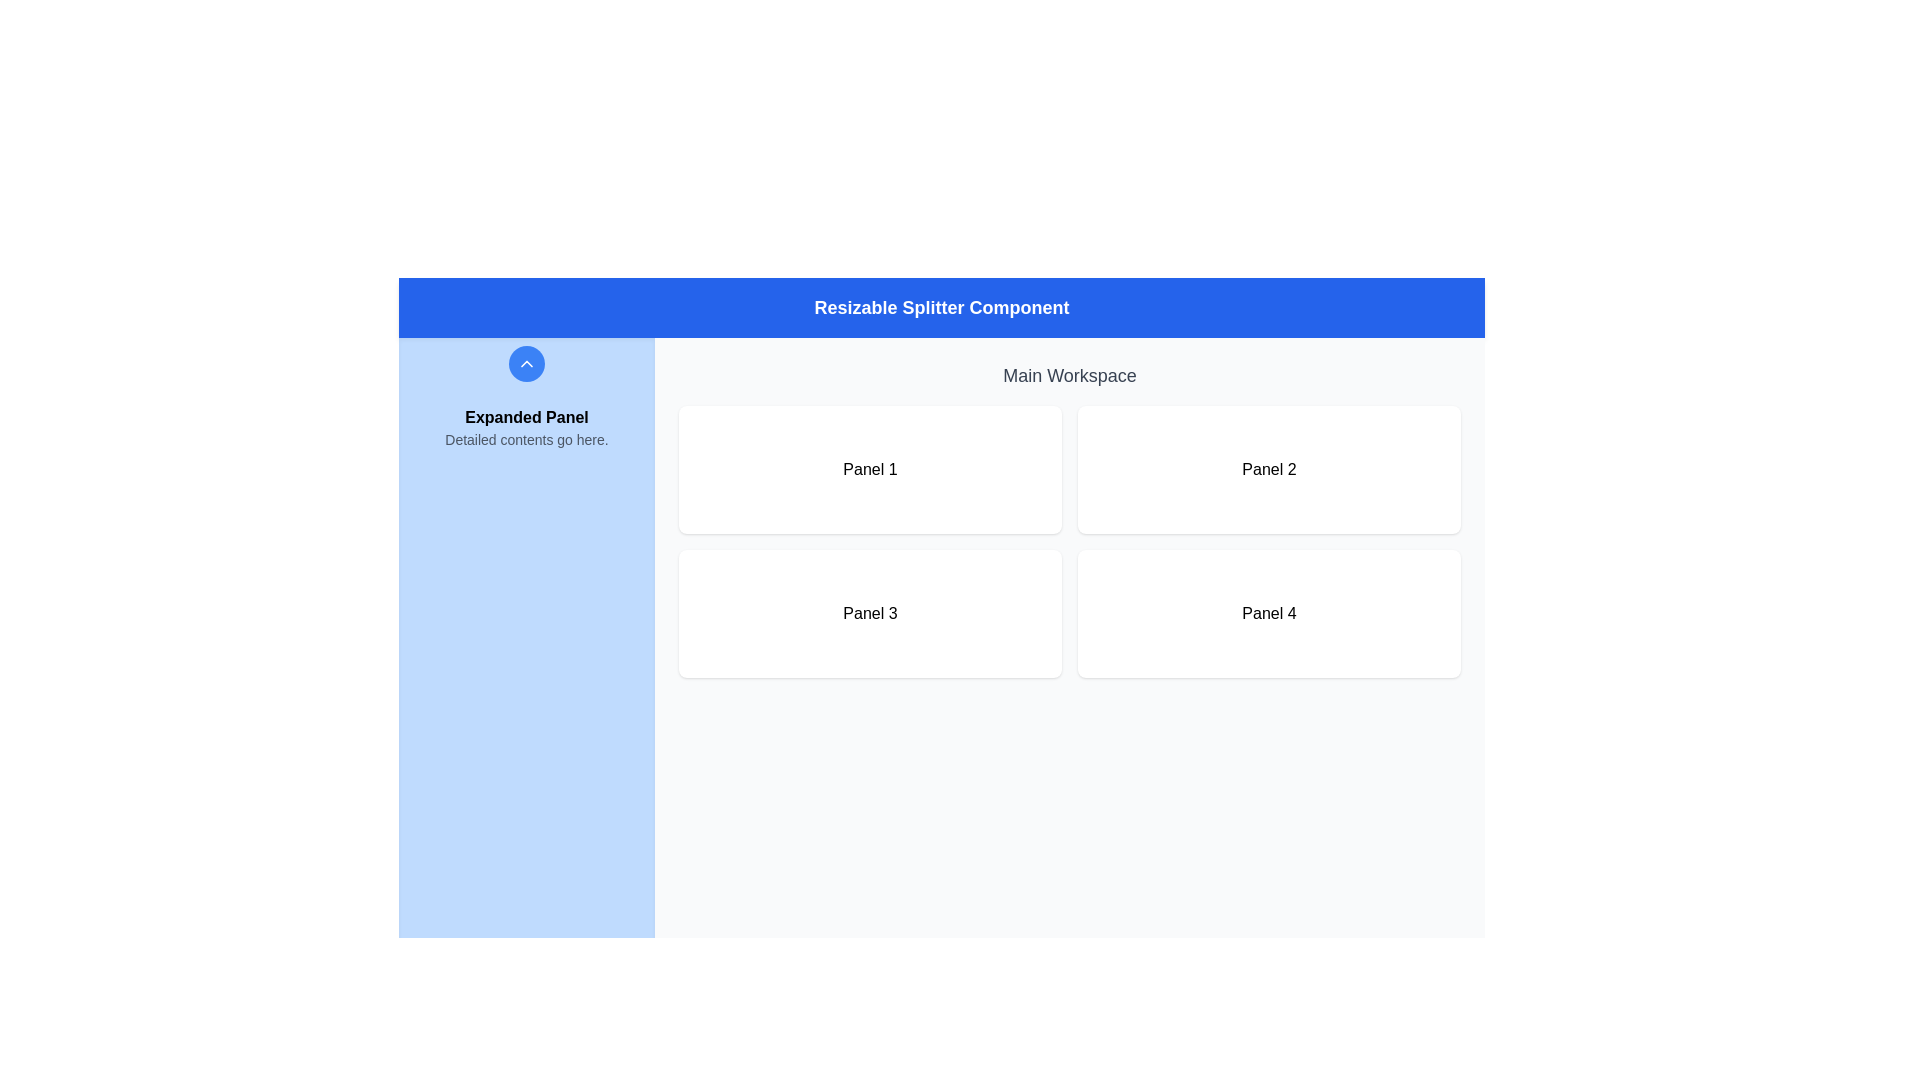  What do you see at coordinates (1268, 470) in the screenshot?
I see `the labeled panel located in the top-right cell of the grid layout` at bounding box center [1268, 470].